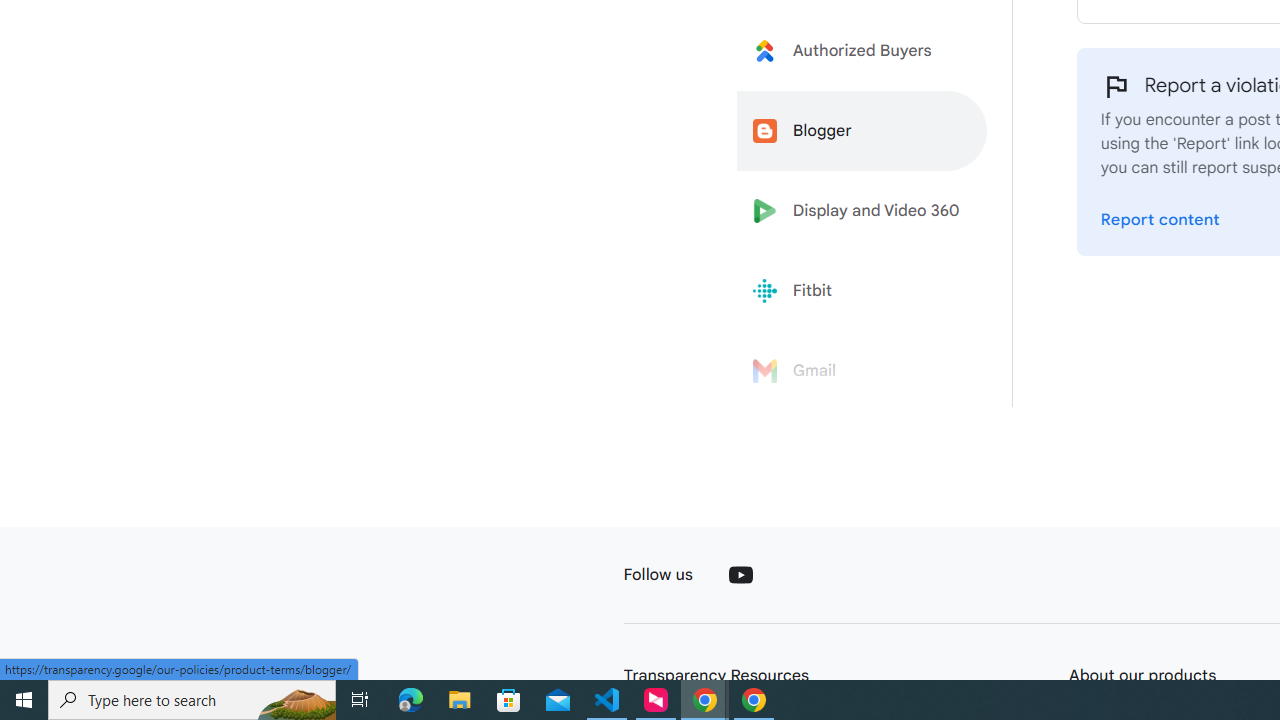  Describe the element at coordinates (862, 291) in the screenshot. I see `'Fitbit'` at that location.